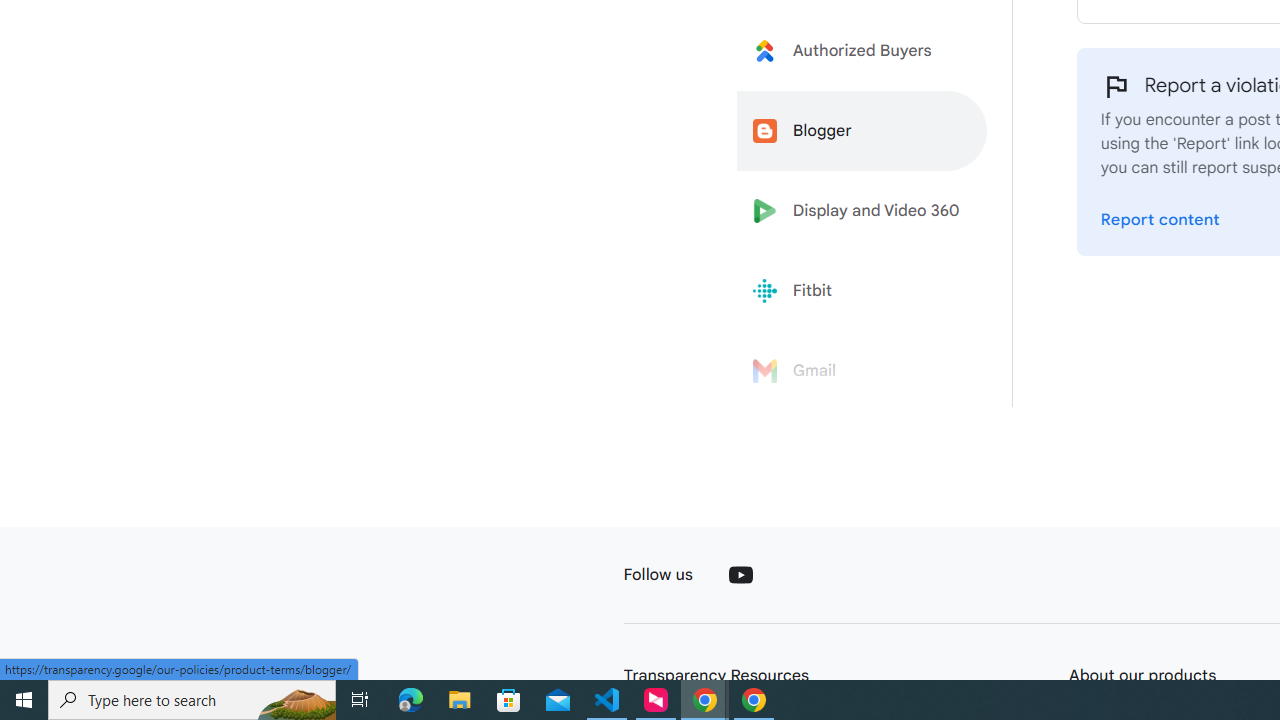  Describe the element at coordinates (862, 291) in the screenshot. I see `'Fitbit'` at that location.